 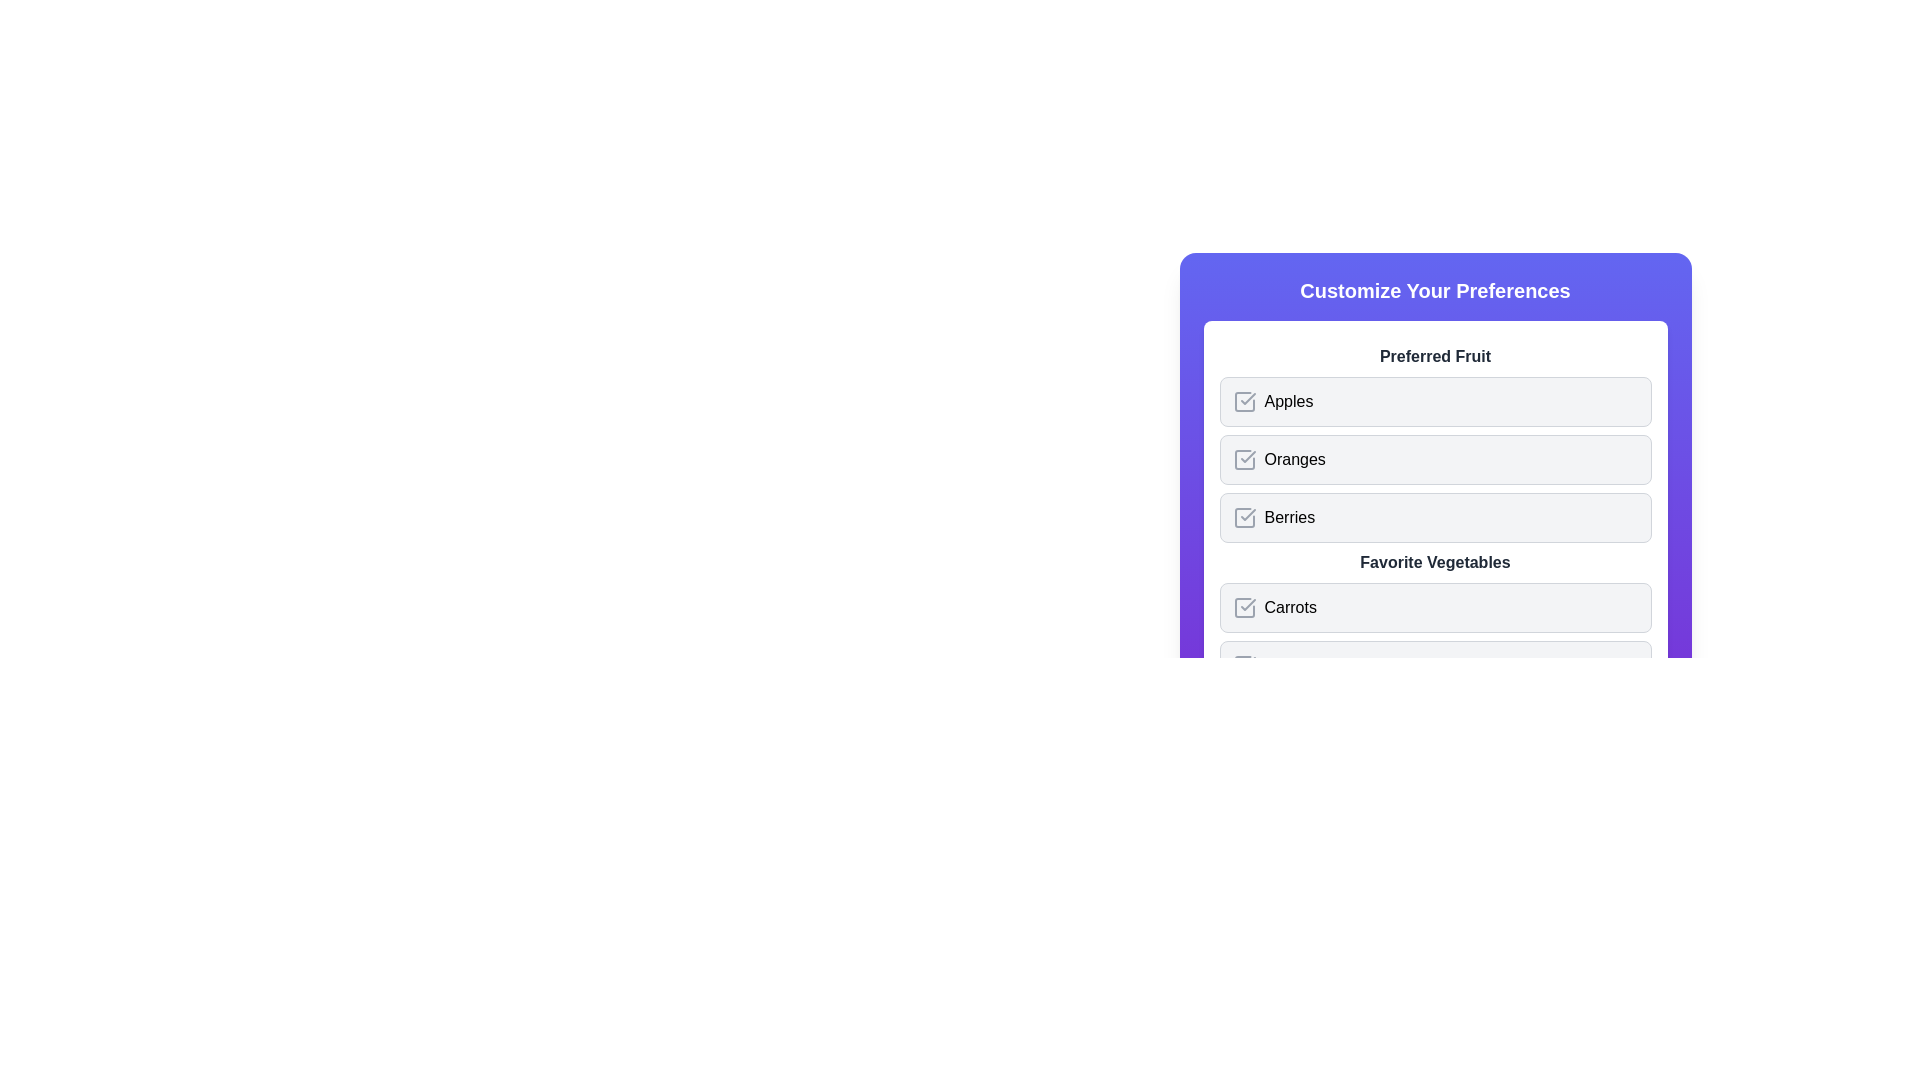 What do you see at coordinates (1243, 401) in the screenshot?
I see `the checkbox for 'Apples' in the 'Preferred Fruit' category to potentially see a tooltip or highlight` at bounding box center [1243, 401].